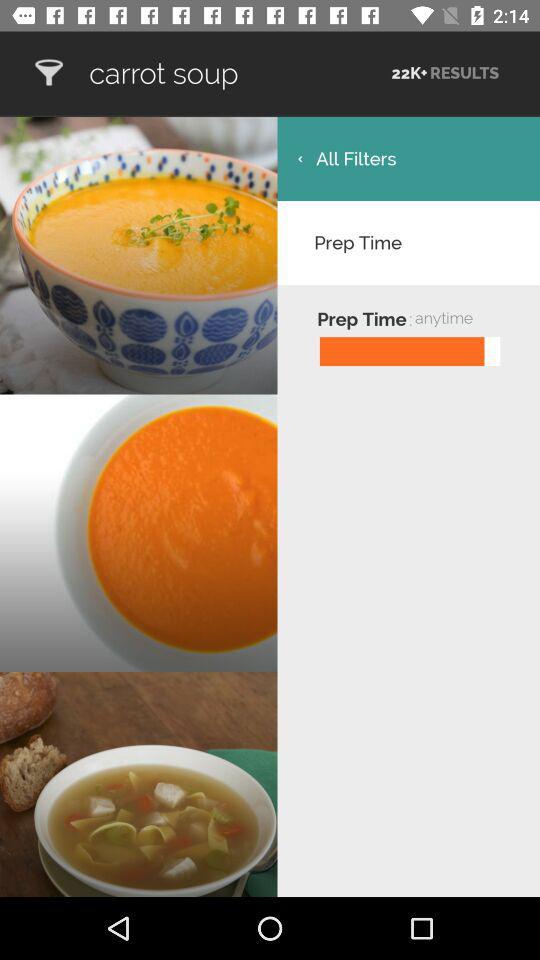 The height and width of the screenshot is (960, 540). What do you see at coordinates (238, 73) in the screenshot?
I see `carrot soup item` at bounding box center [238, 73].